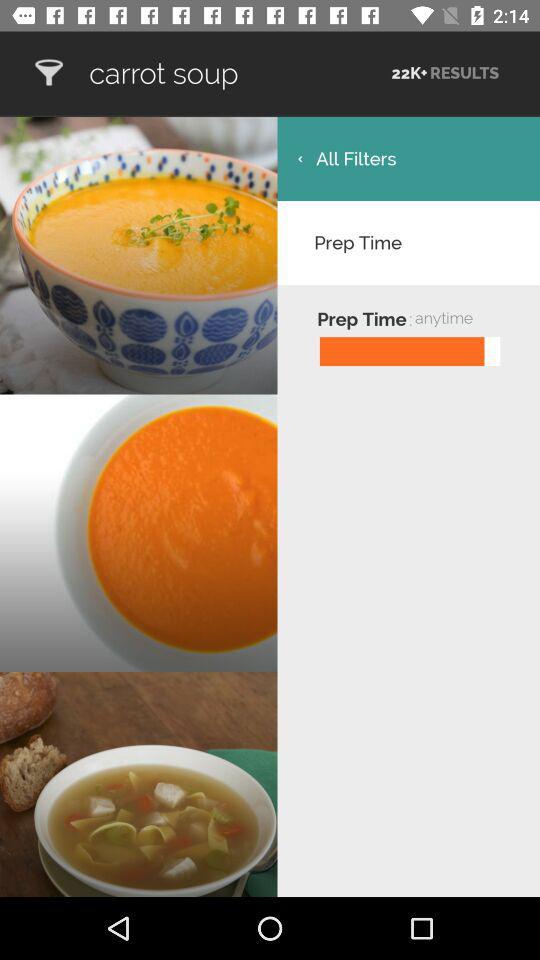 The height and width of the screenshot is (960, 540). What do you see at coordinates (238, 73) in the screenshot?
I see `carrot soup item` at bounding box center [238, 73].